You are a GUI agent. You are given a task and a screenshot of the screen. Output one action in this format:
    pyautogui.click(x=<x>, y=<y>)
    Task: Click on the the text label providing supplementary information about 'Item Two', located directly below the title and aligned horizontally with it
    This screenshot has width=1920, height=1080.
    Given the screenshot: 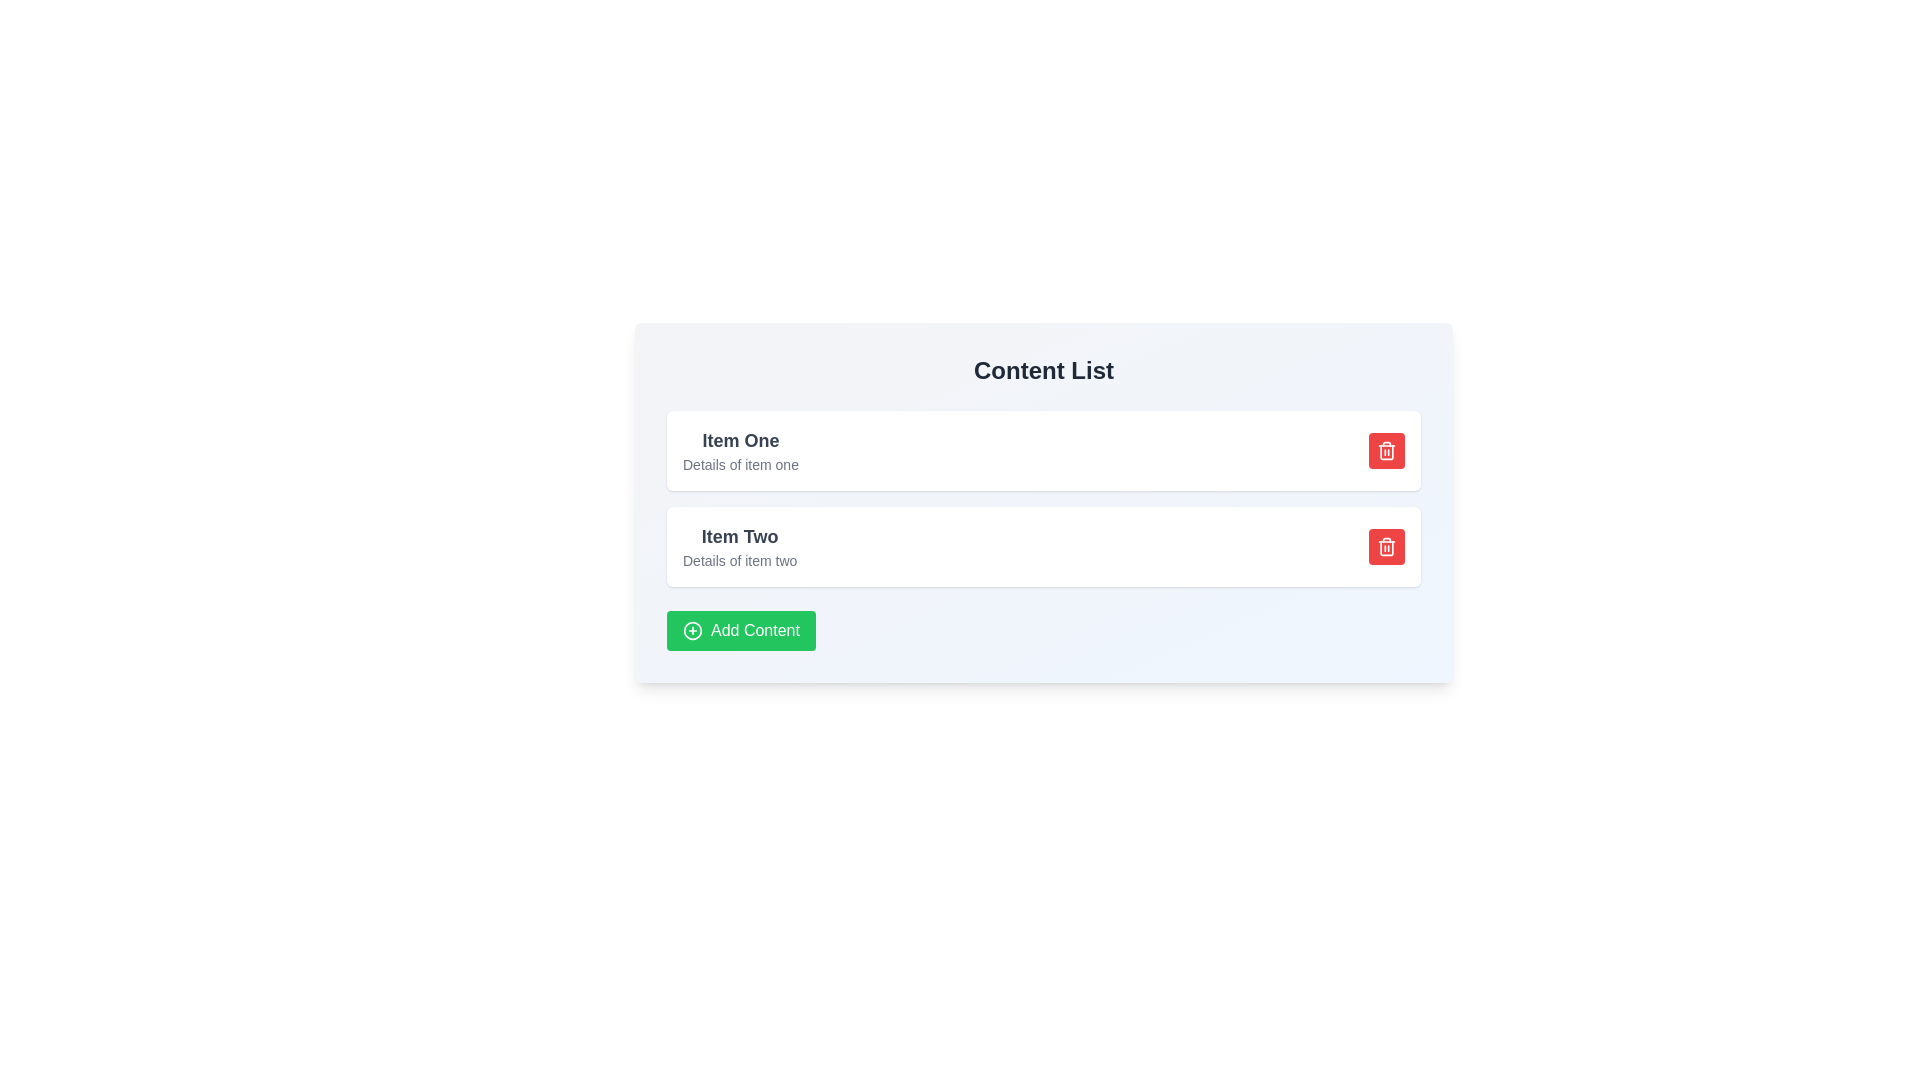 What is the action you would take?
    pyautogui.click(x=739, y=560)
    